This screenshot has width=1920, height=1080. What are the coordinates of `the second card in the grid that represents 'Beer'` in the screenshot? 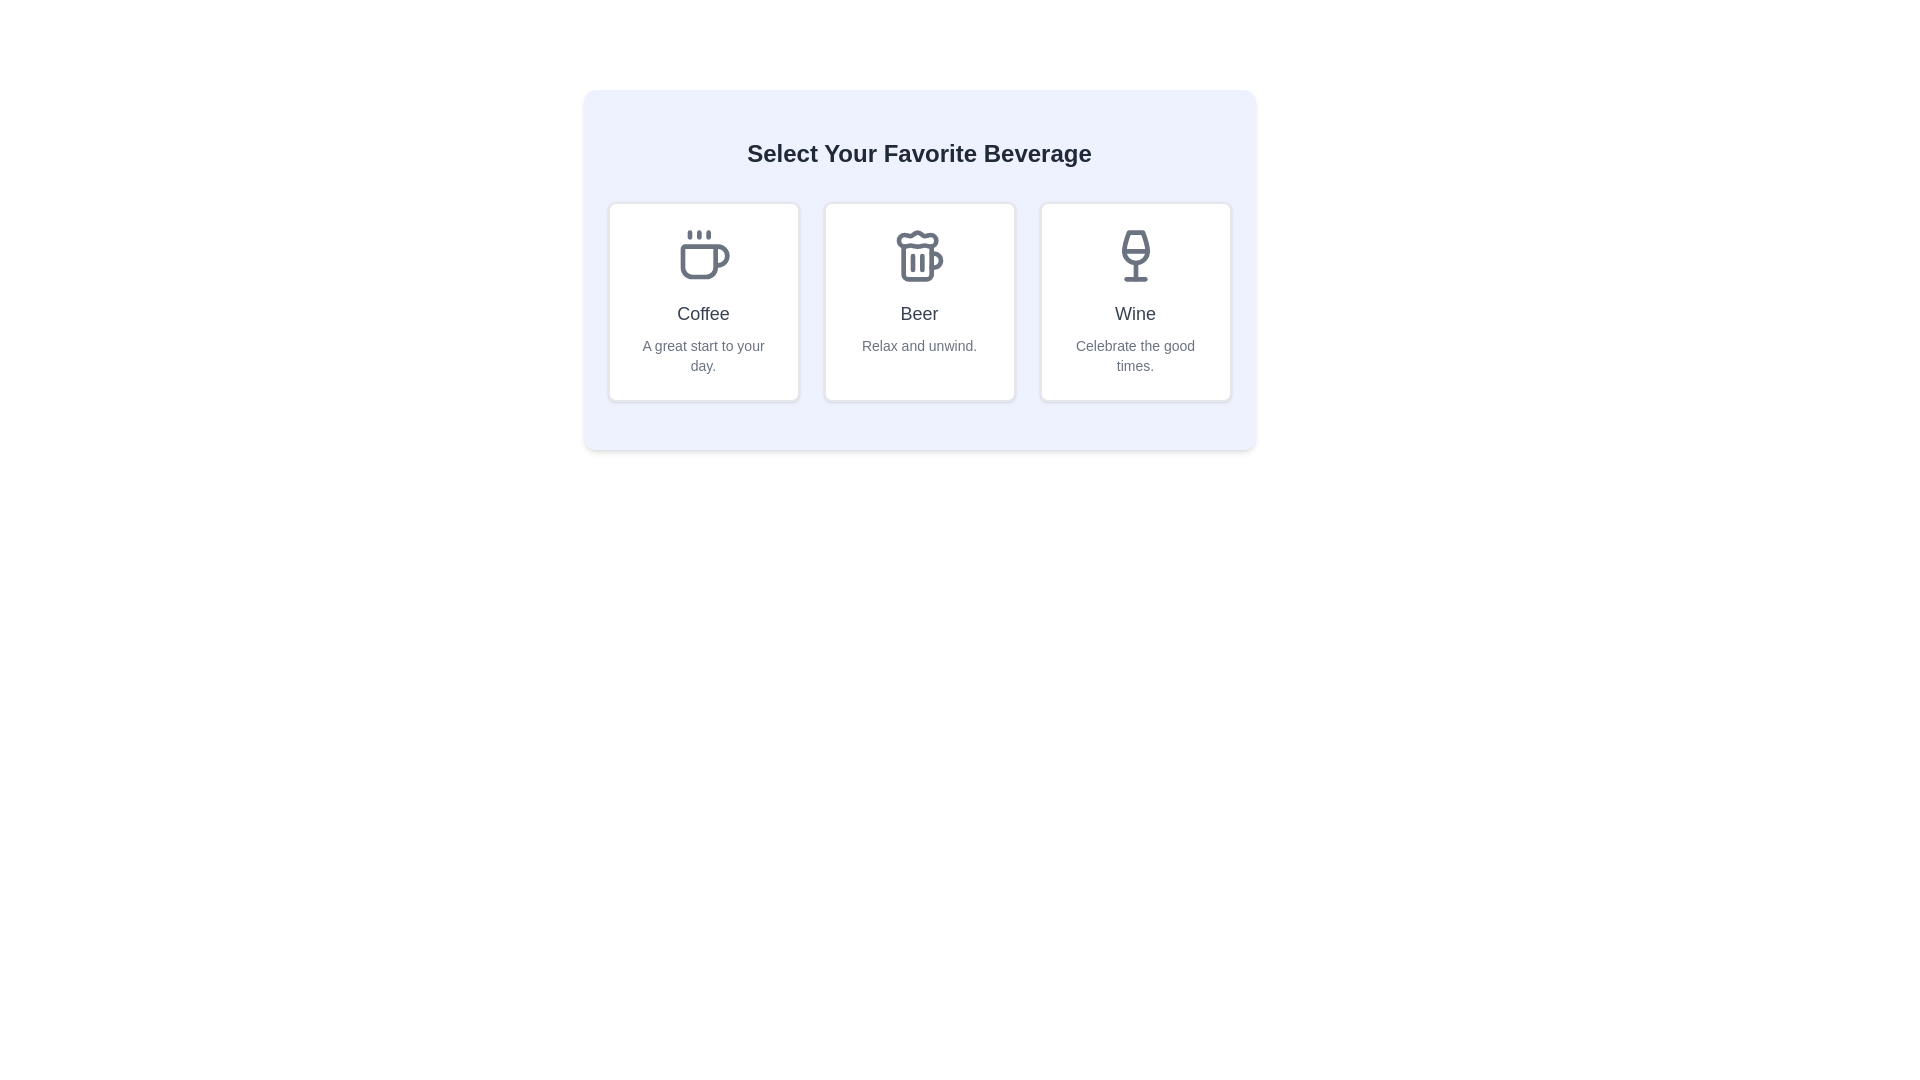 It's located at (918, 301).